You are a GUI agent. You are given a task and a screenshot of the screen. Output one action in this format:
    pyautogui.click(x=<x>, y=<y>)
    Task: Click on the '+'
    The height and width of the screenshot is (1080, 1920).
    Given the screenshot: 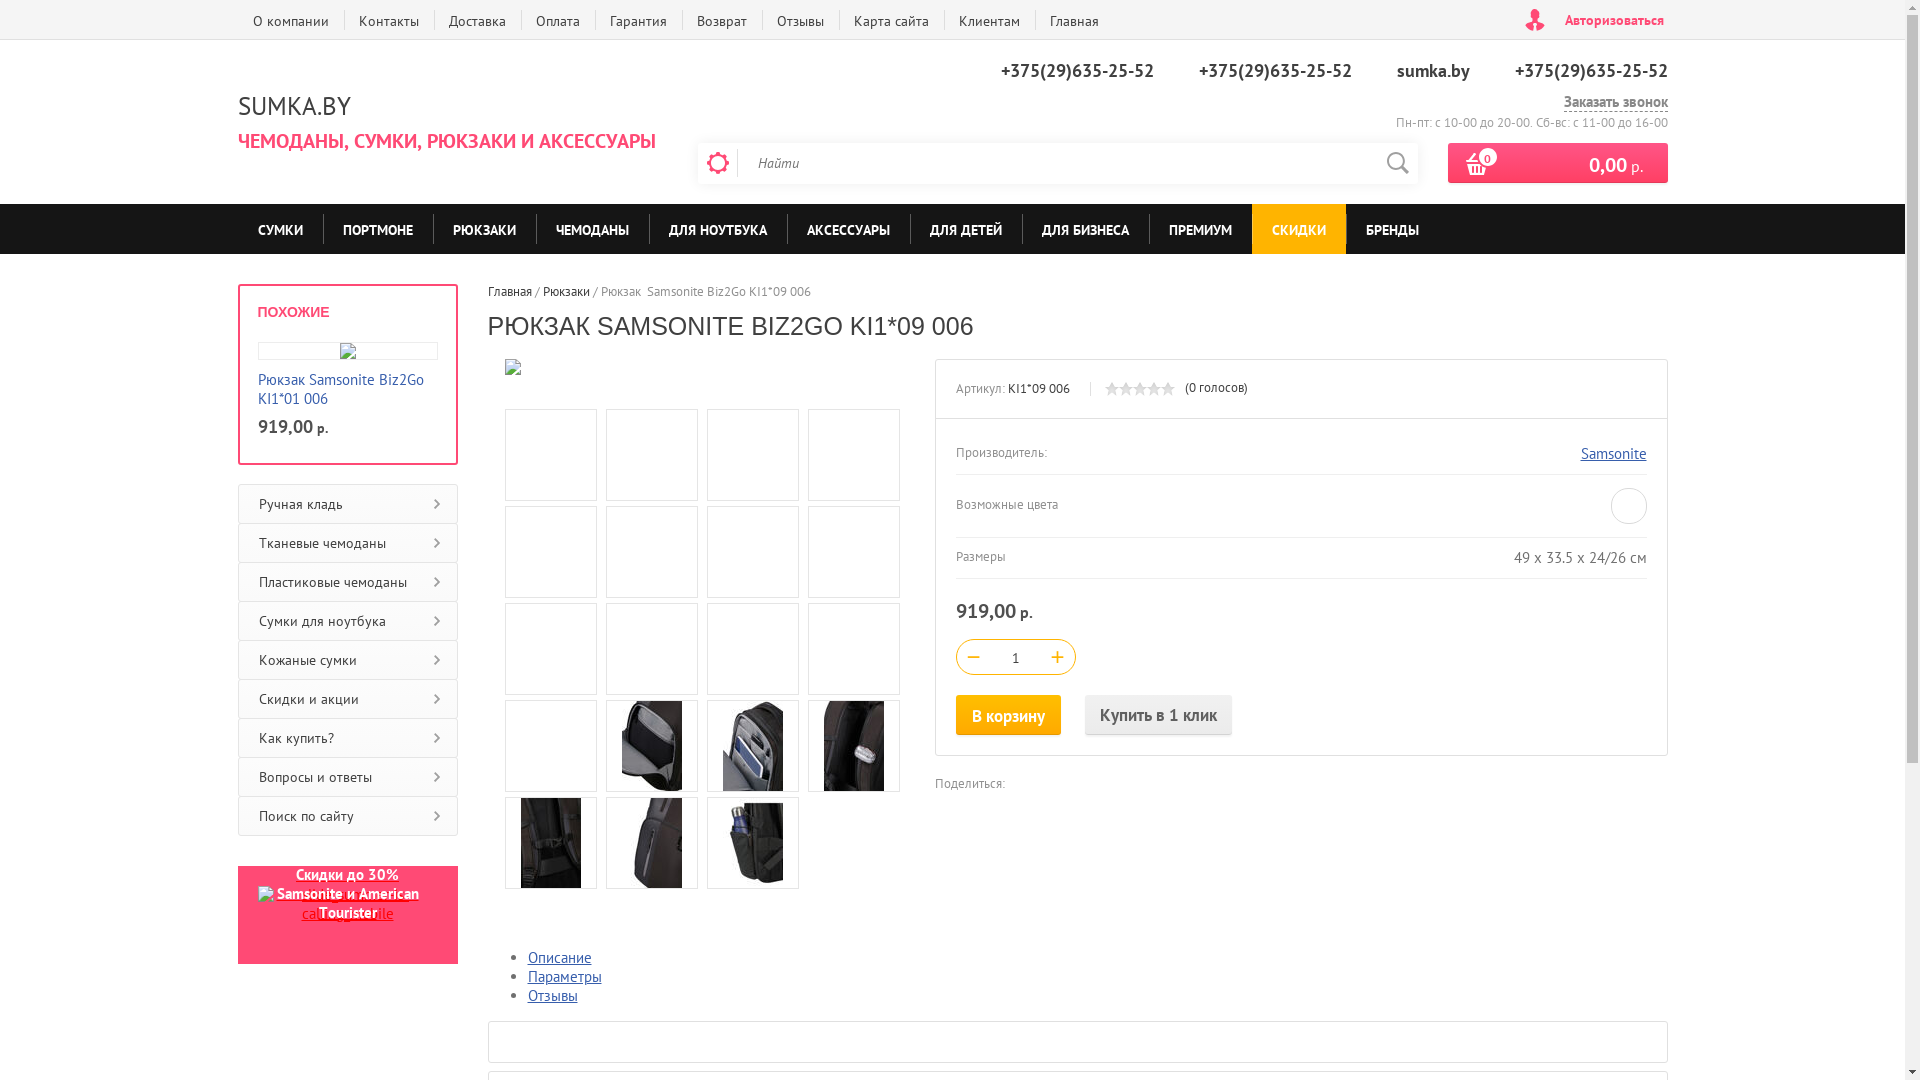 What is the action you would take?
    pyautogui.click(x=1056, y=655)
    